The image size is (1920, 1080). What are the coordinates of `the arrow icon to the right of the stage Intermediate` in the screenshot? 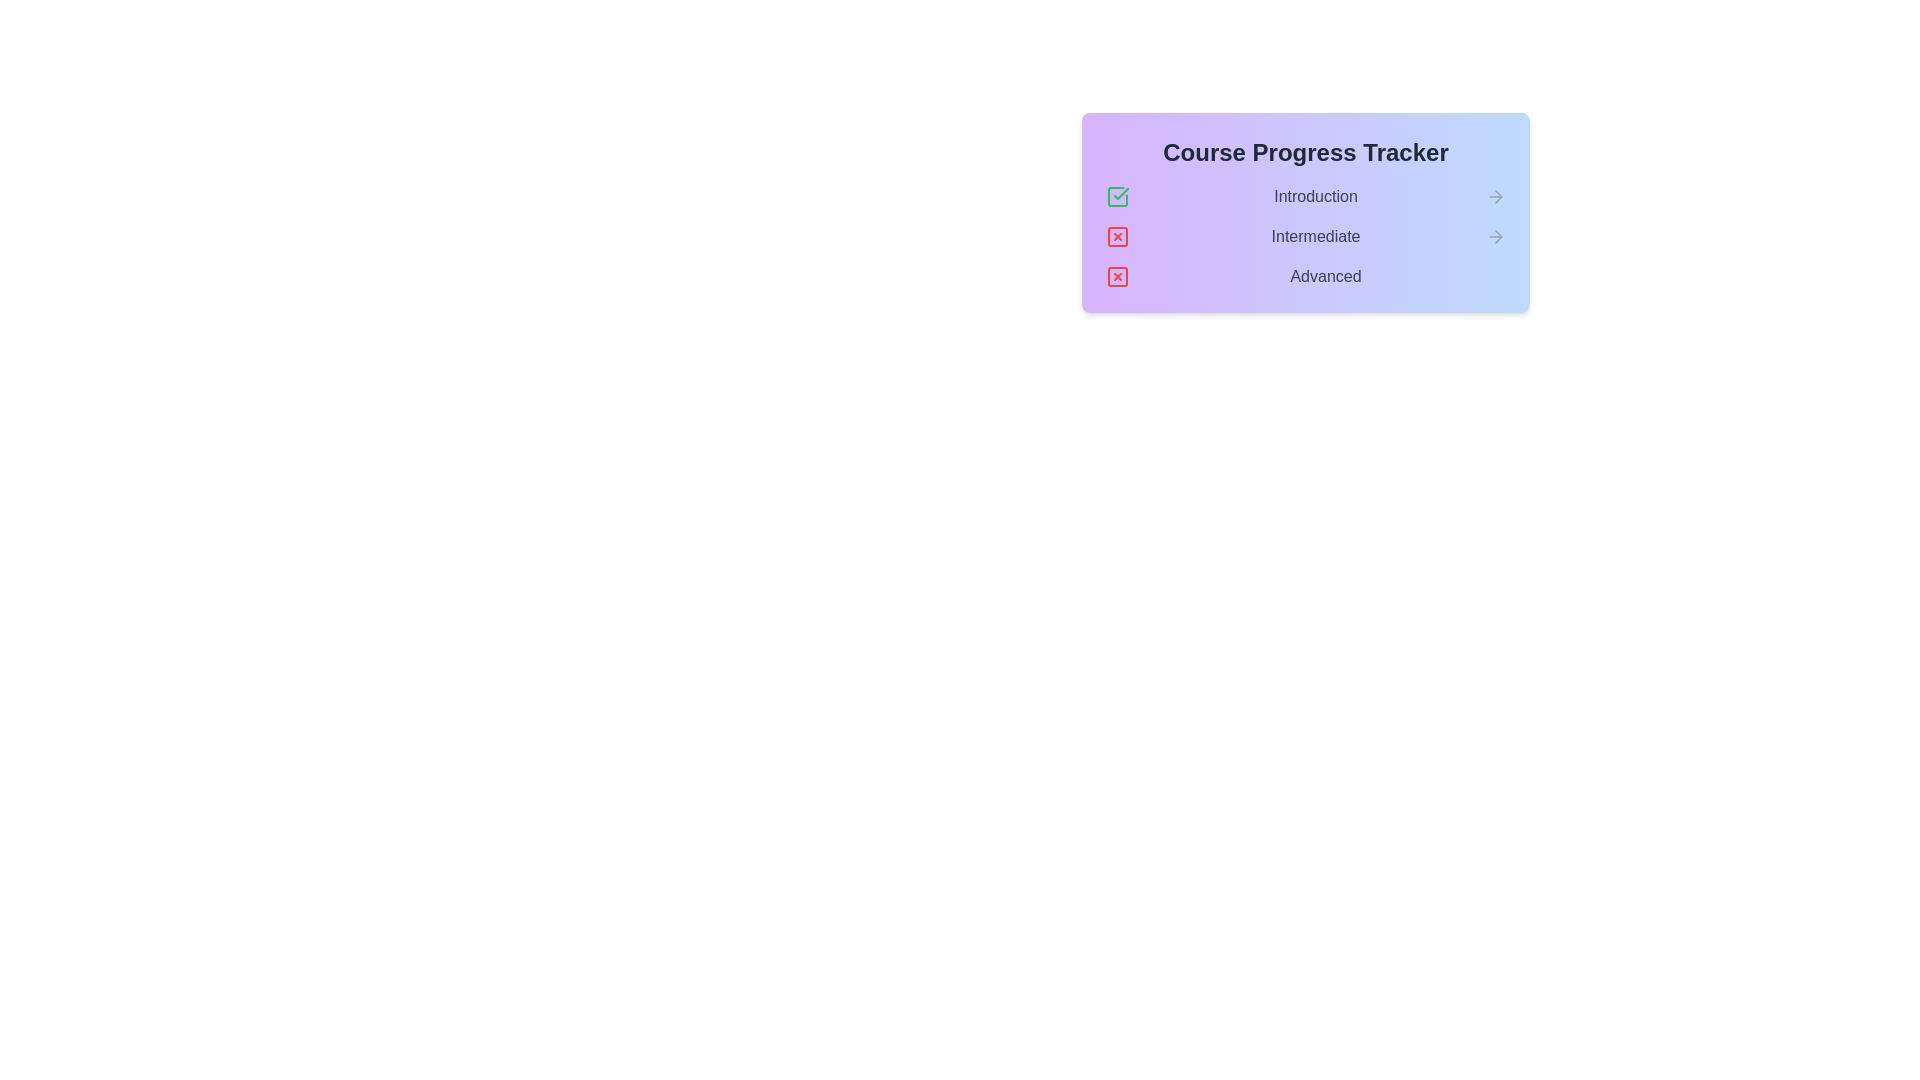 It's located at (1496, 235).